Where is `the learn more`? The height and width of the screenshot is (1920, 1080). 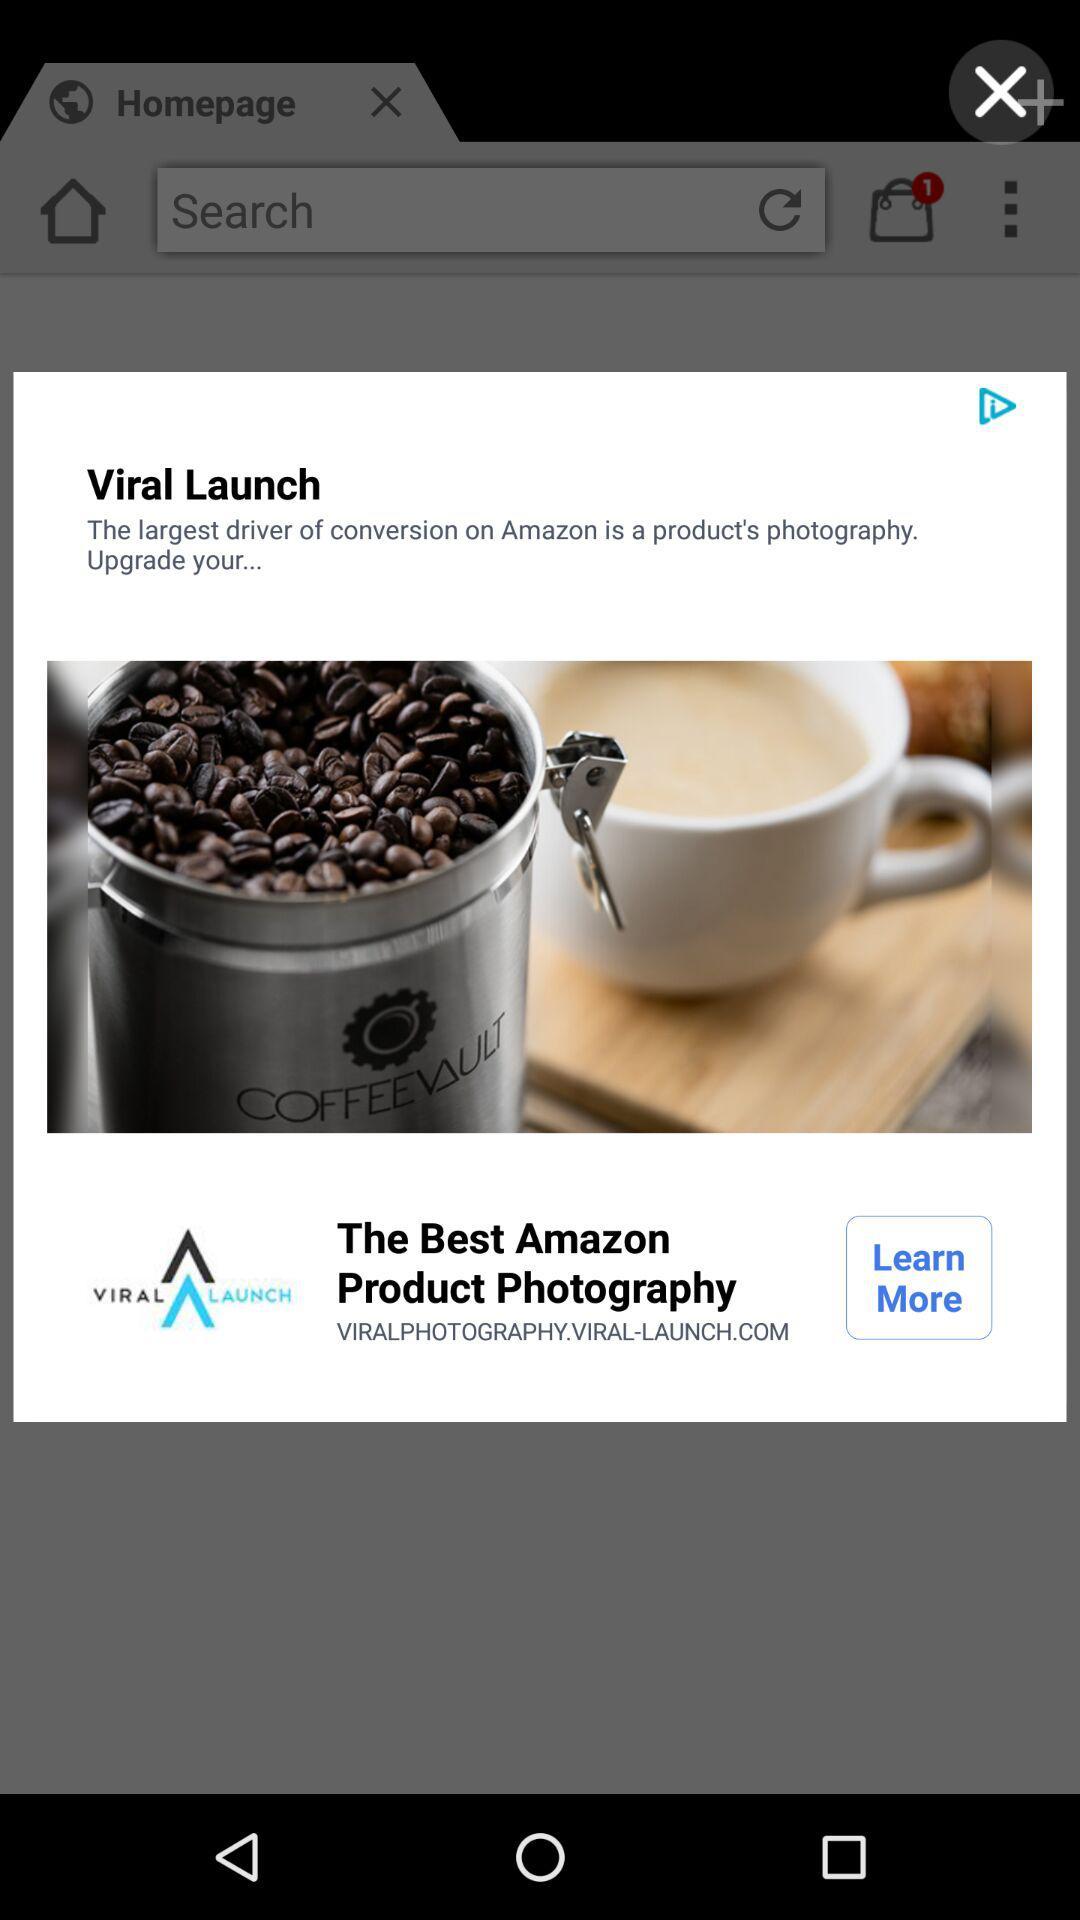 the learn more is located at coordinates (919, 1276).